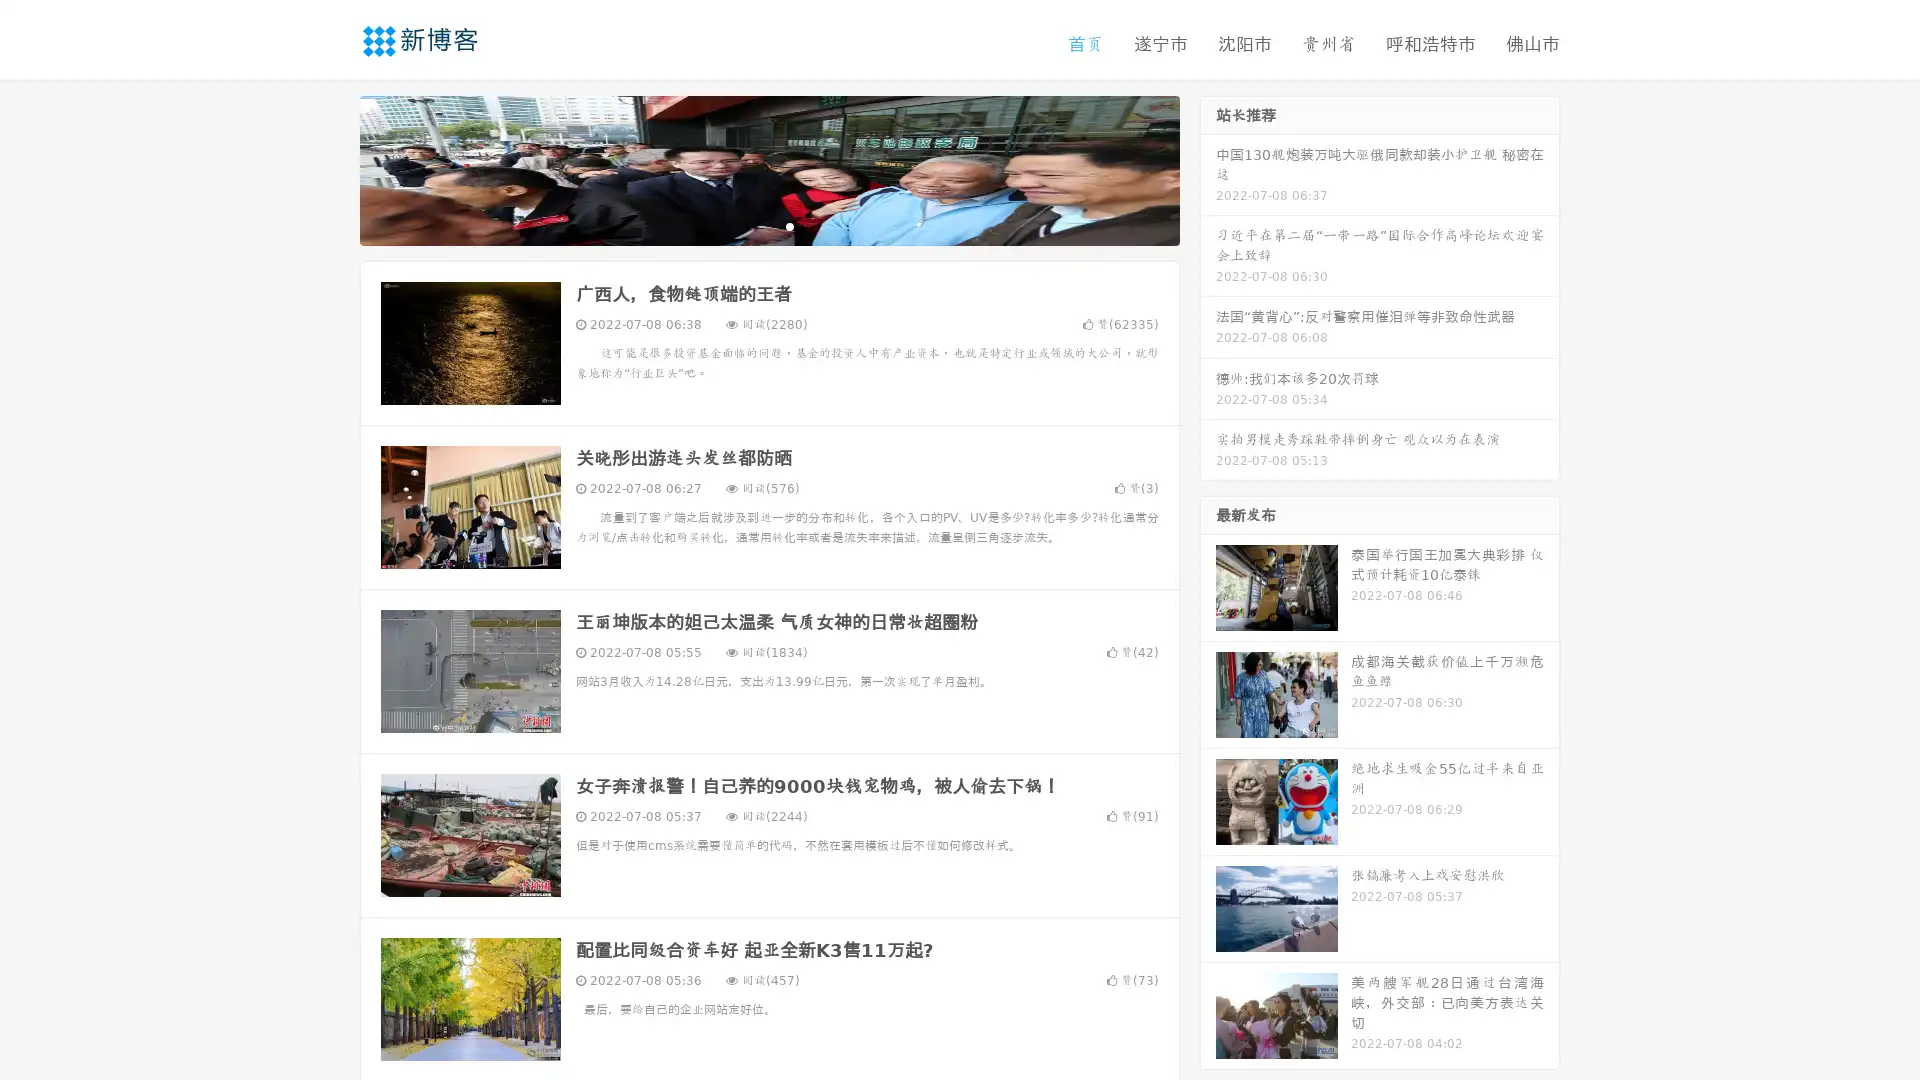 This screenshot has width=1920, height=1080. Describe the element at coordinates (789, 225) in the screenshot. I see `Go to slide 3` at that location.